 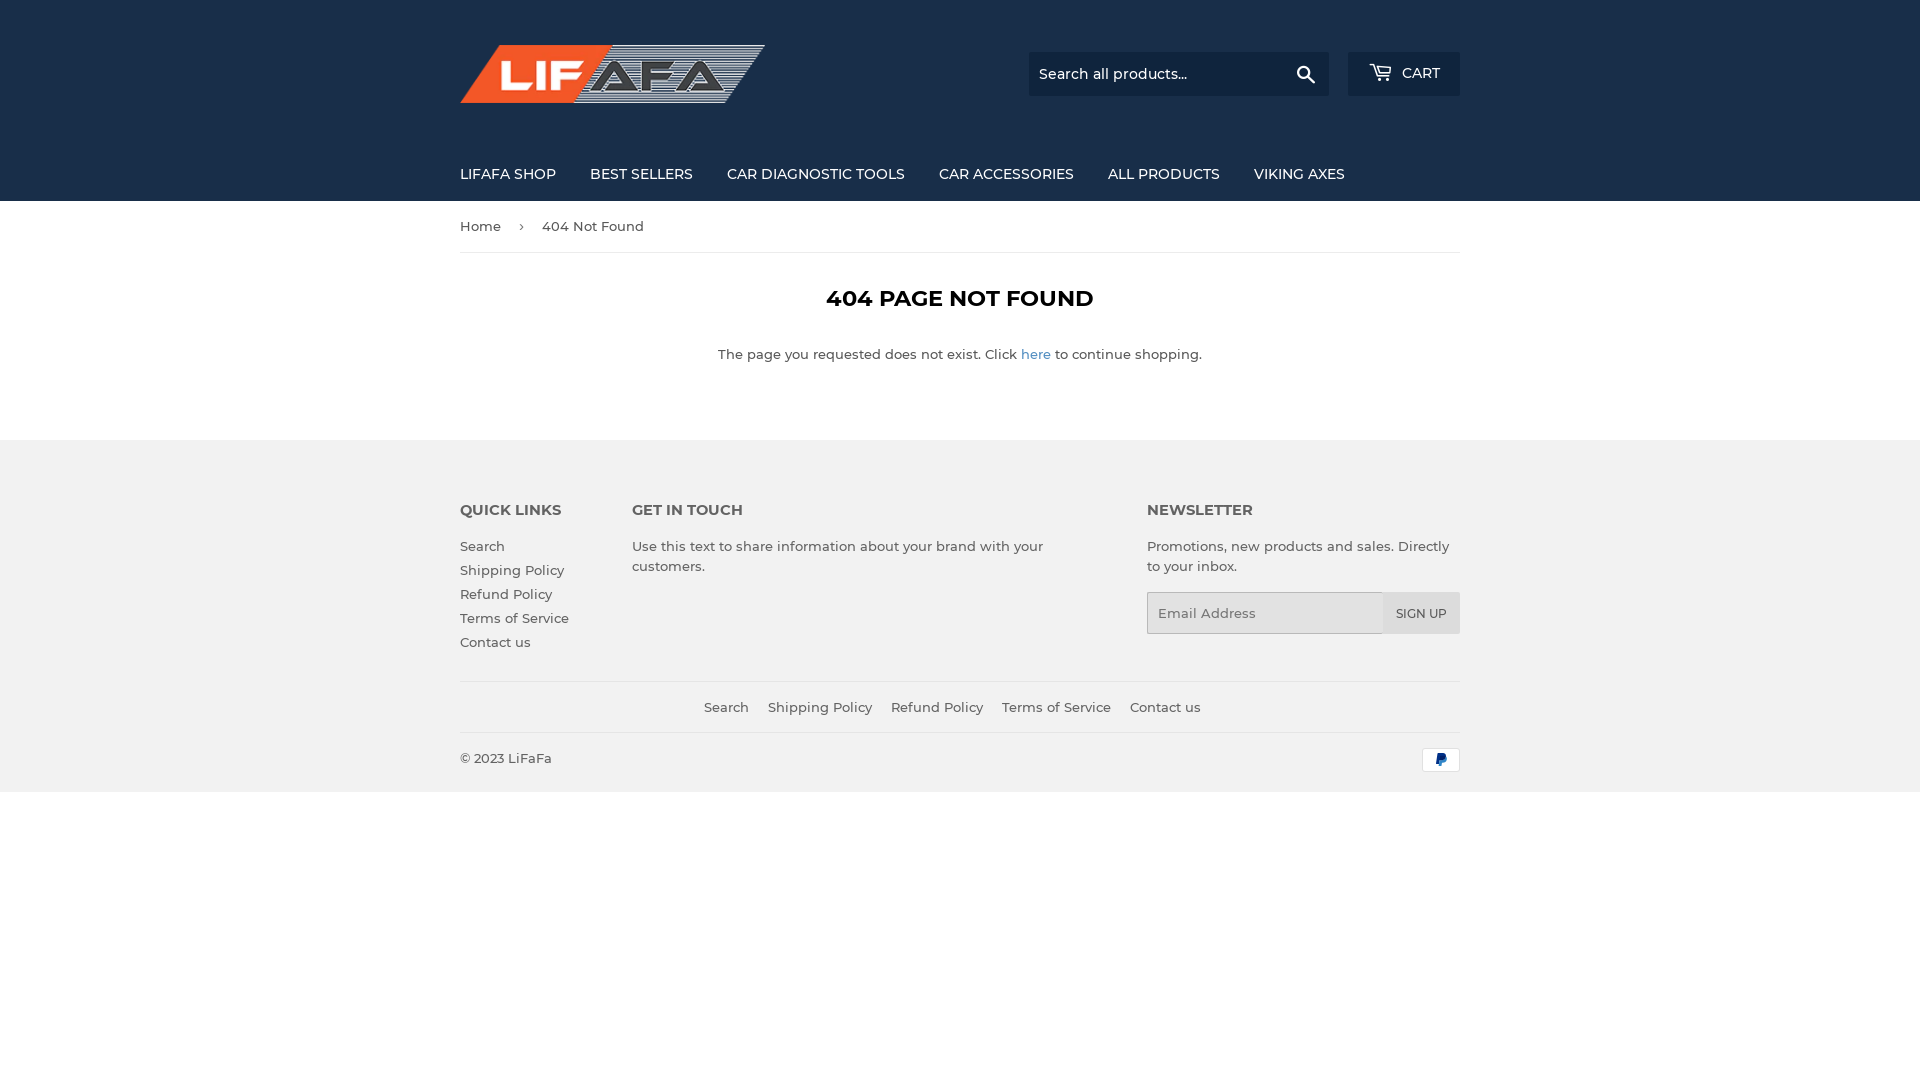 I want to click on 'BEST SELLERS', so click(x=574, y=172).